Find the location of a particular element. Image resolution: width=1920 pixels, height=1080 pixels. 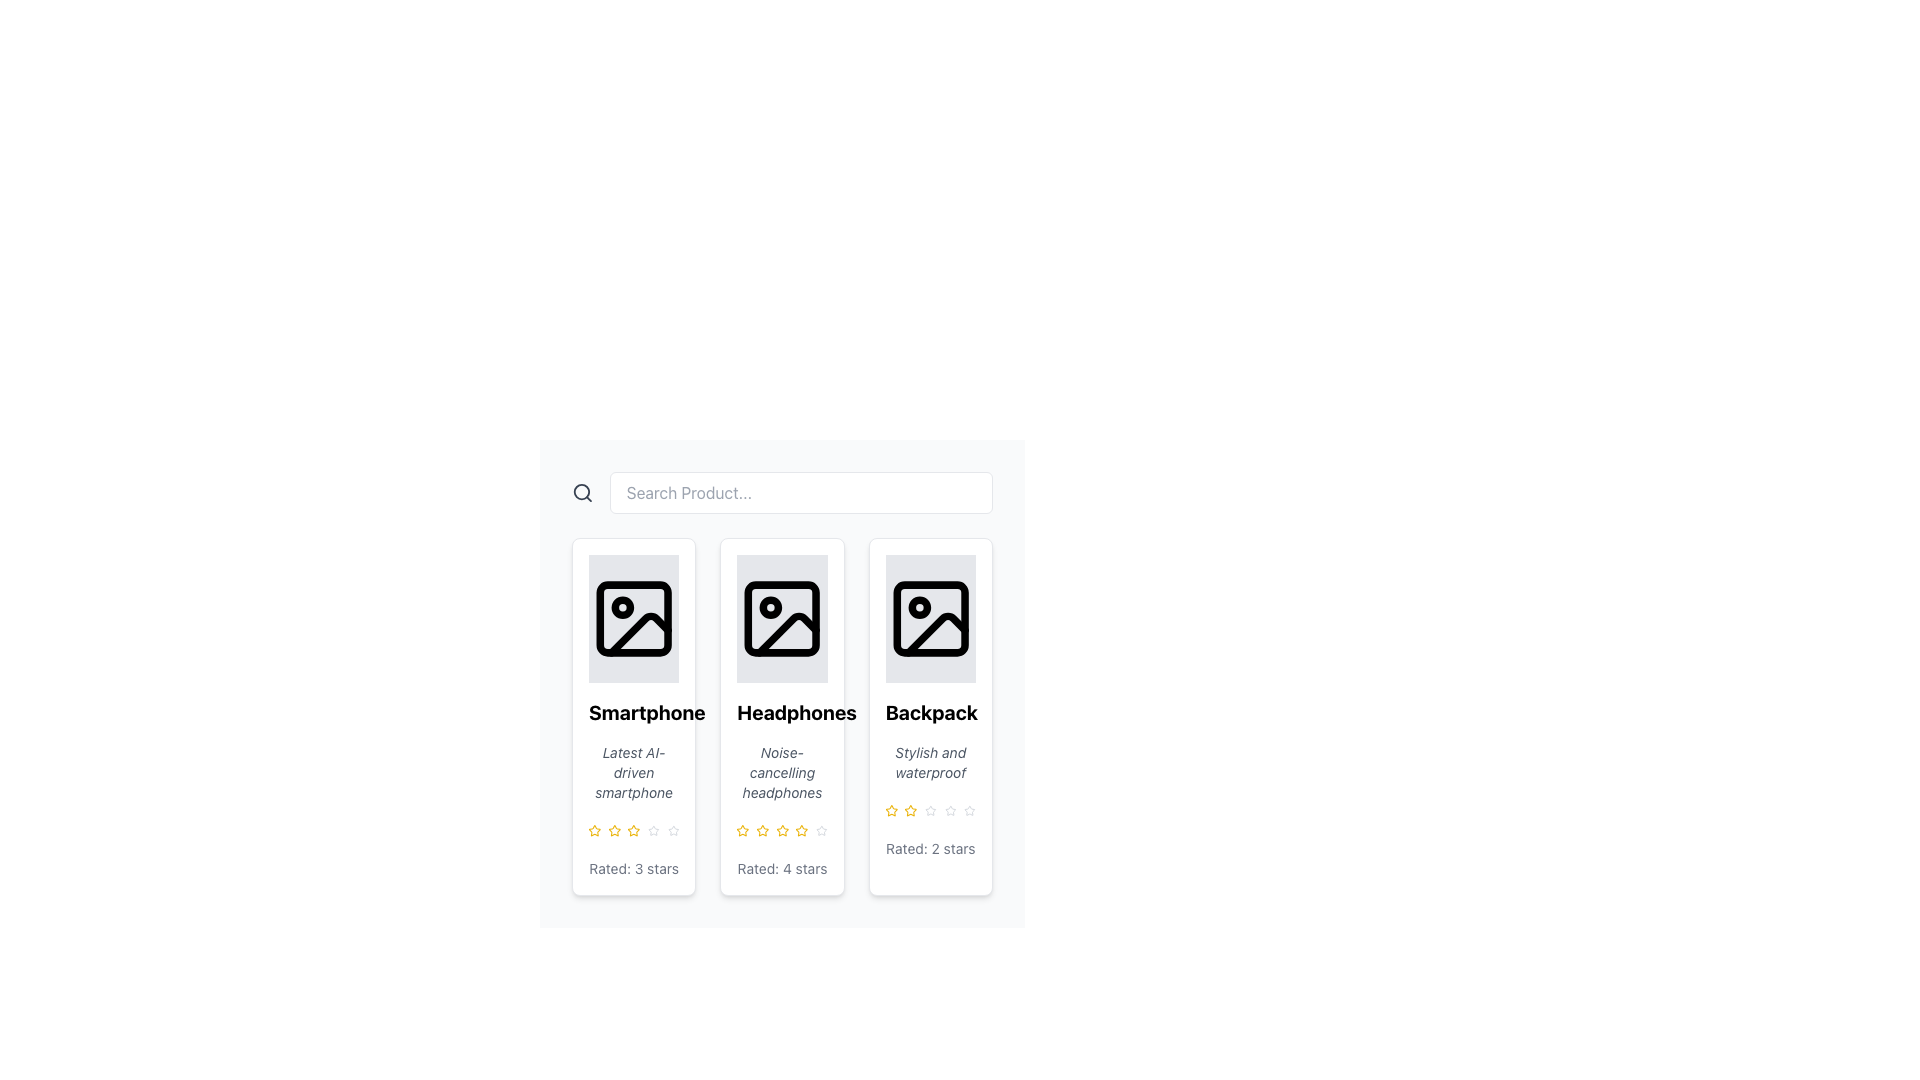

static text descriptor that displays 'Rated: 3 stars', located at the bottom of a smartphone product card is located at coordinates (633, 867).